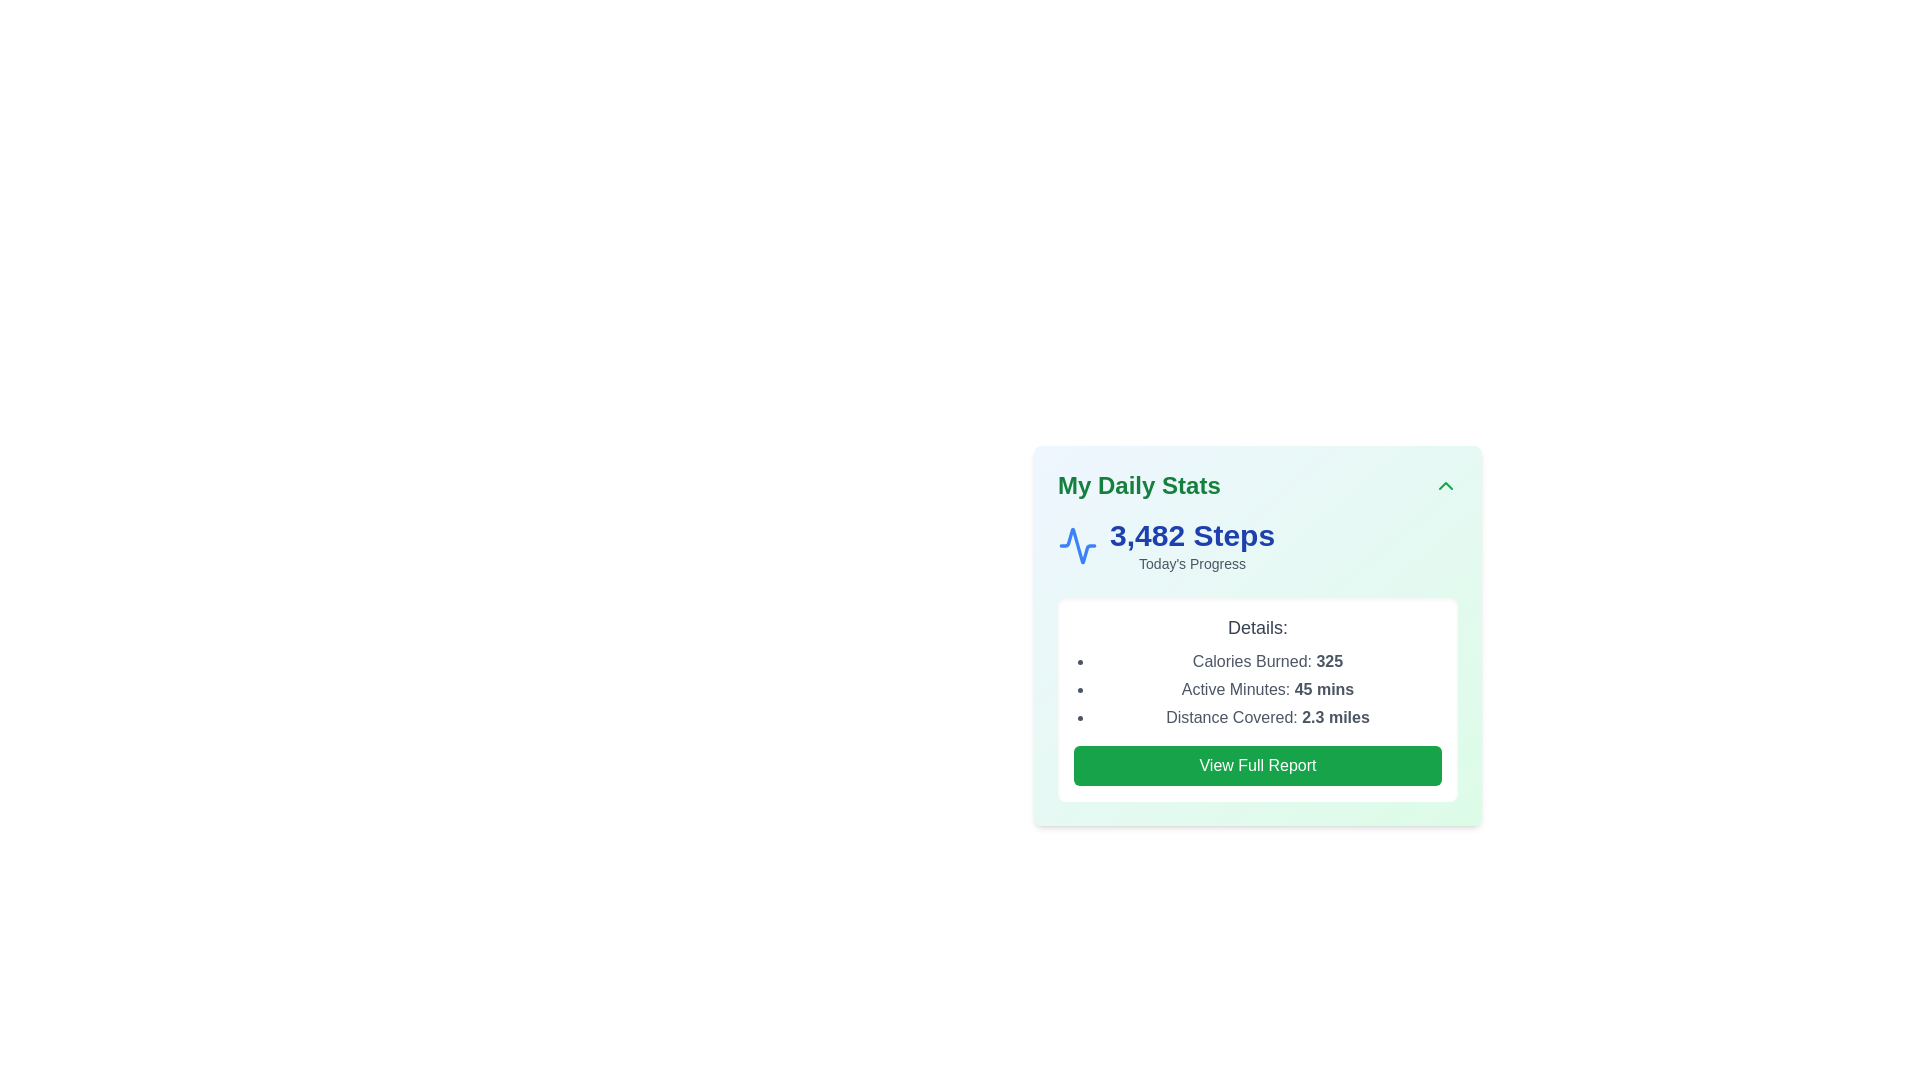  What do you see at coordinates (1256, 546) in the screenshot?
I see `the Static Info Panel that displays the user's progress in steps and daily achievements, located centrally within the 'My Daily Stats' card` at bounding box center [1256, 546].